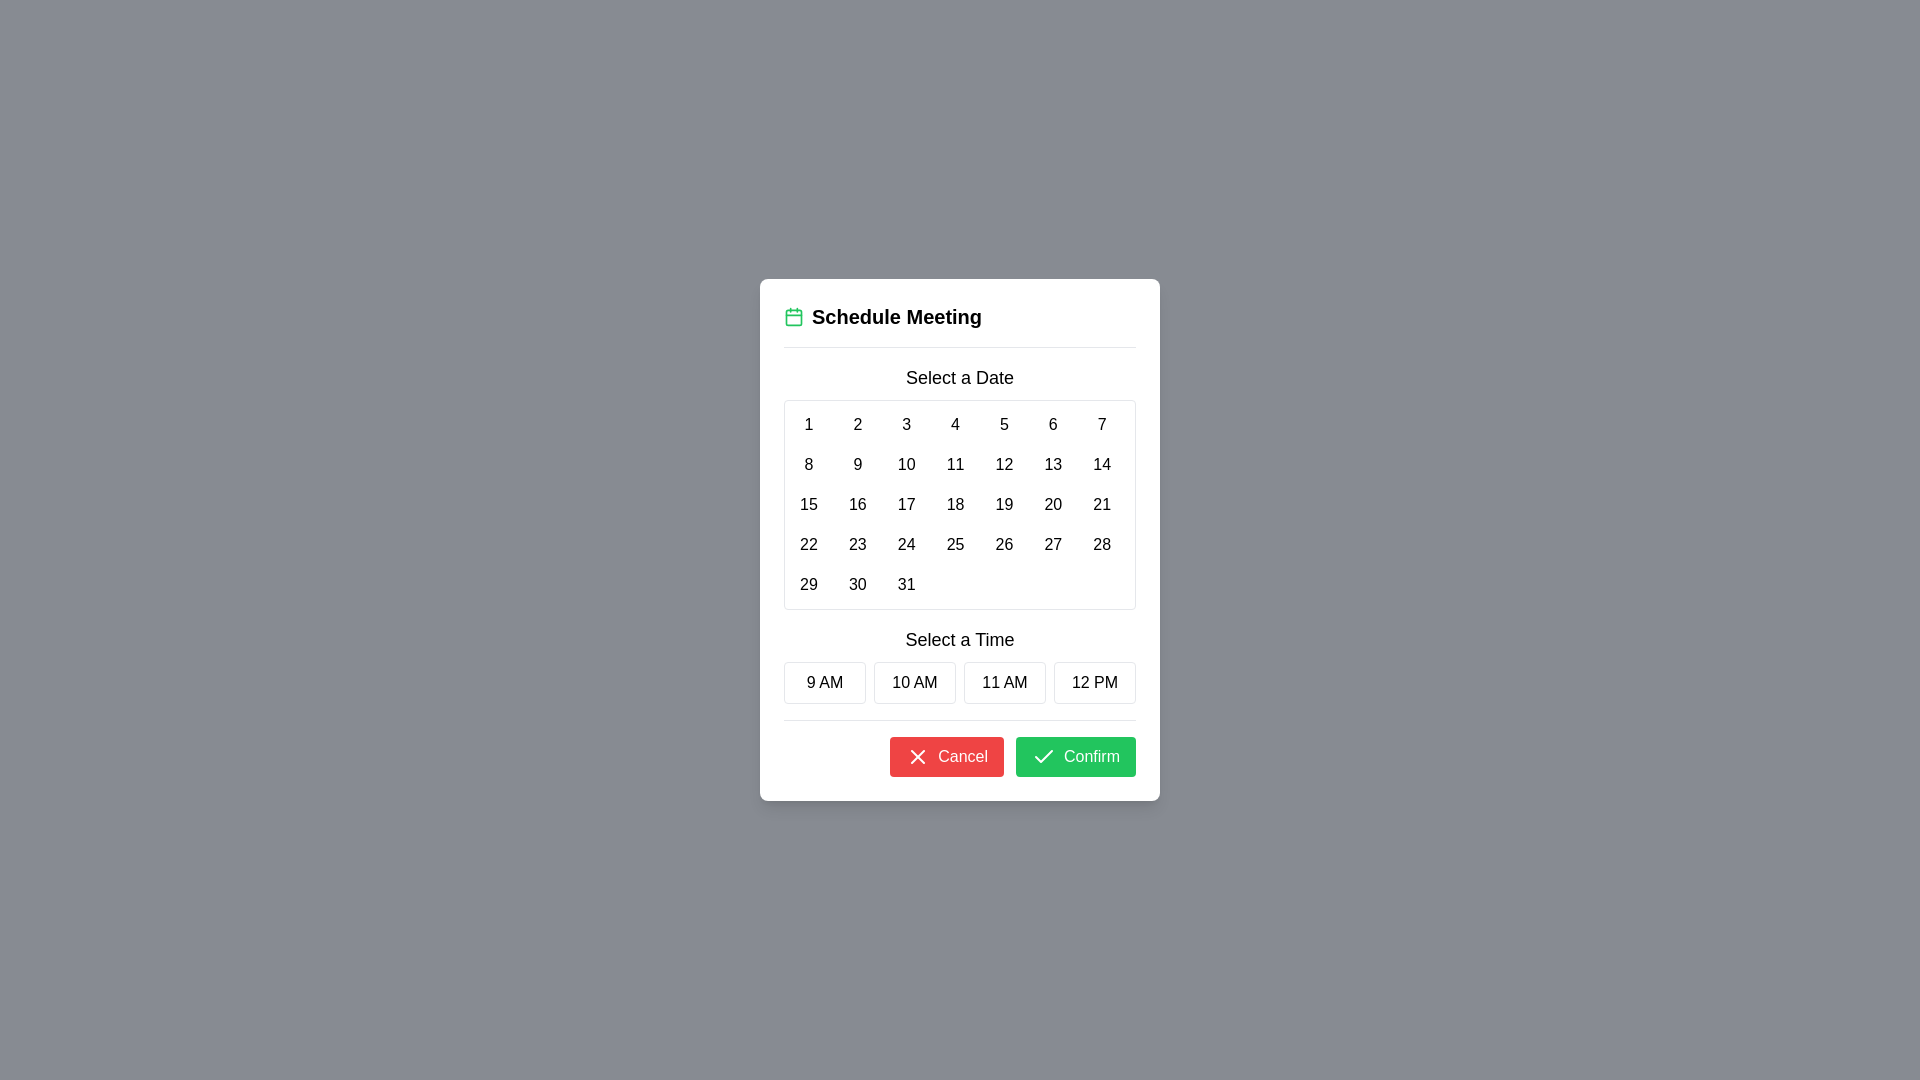 The height and width of the screenshot is (1080, 1920). What do you see at coordinates (954, 544) in the screenshot?
I see `the button that allows users to select the date '25' in the calendar grid of the 'Schedule Meeting' modal dialog` at bounding box center [954, 544].